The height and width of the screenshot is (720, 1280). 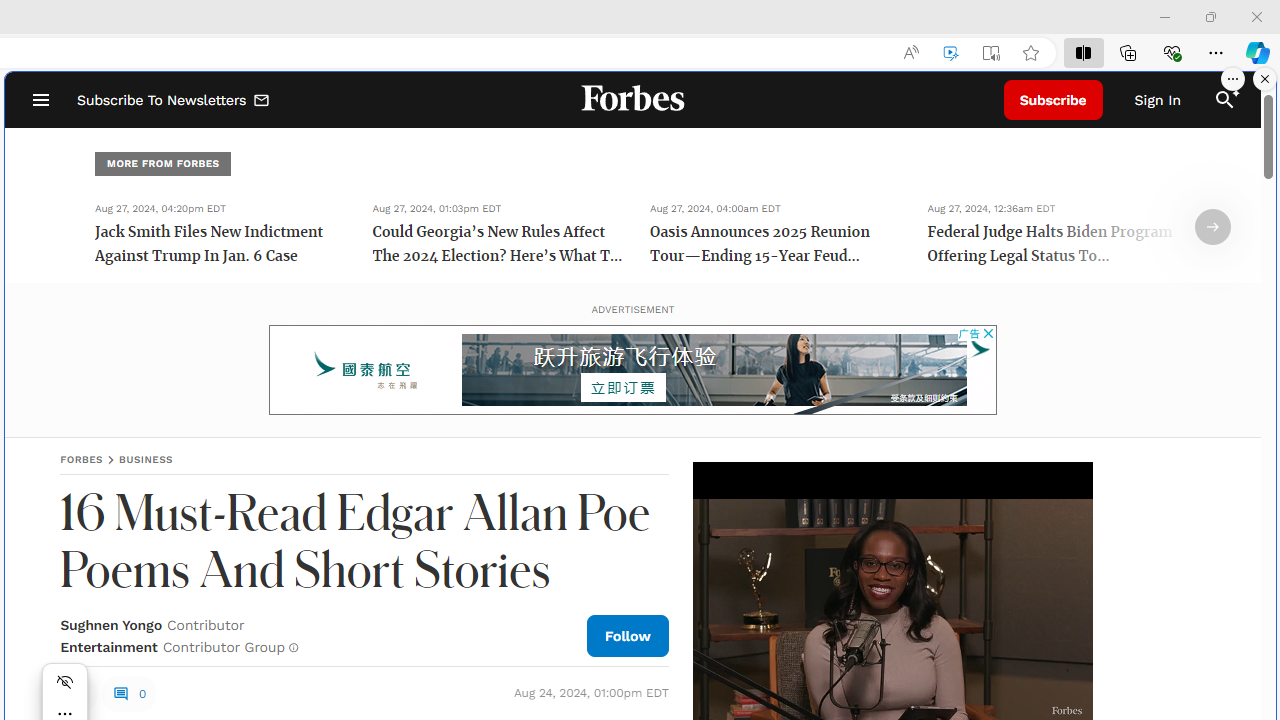 I want to click on 'Jack Smith Files New Indictment Against Trump In Jan. 6 Case', so click(x=220, y=244).